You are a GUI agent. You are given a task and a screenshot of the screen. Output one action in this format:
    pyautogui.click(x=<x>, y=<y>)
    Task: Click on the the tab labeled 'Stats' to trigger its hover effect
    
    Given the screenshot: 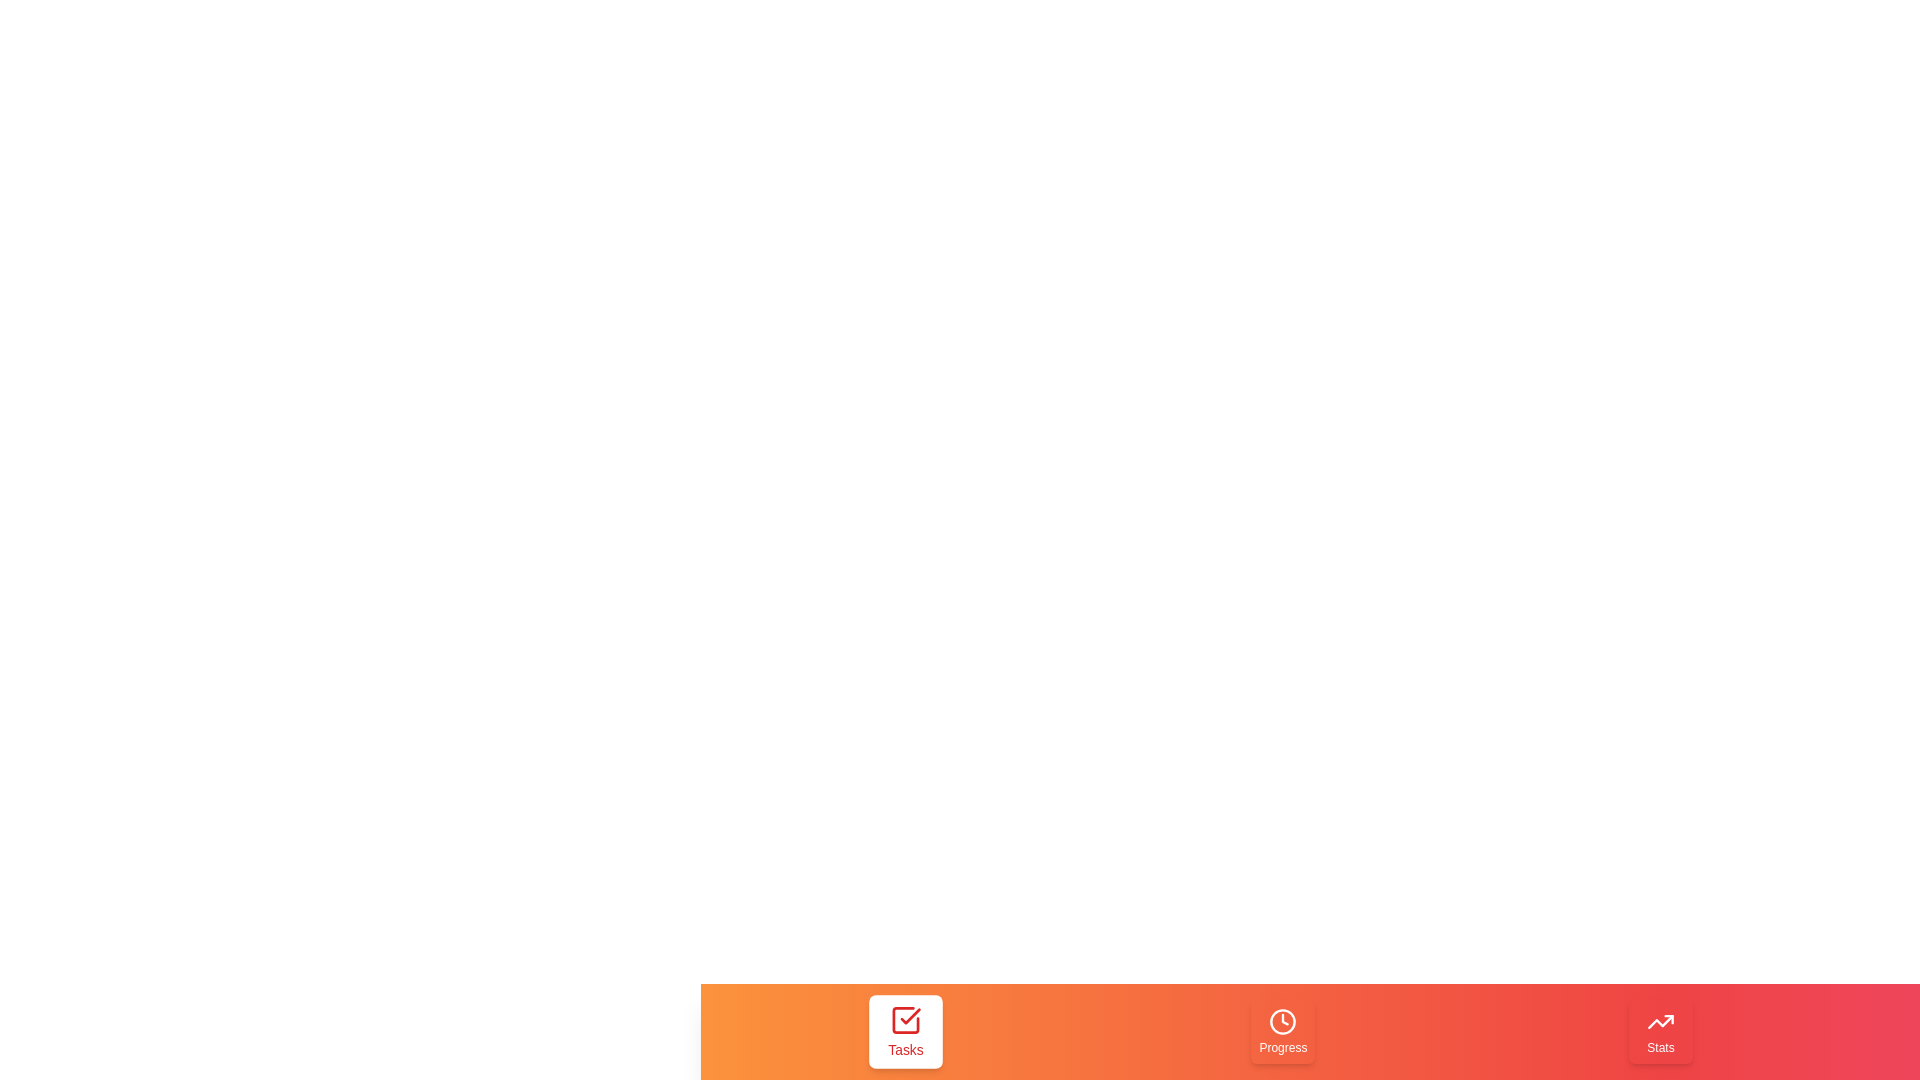 What is the action you would take?
    pyautogui.click(x=1660, y=1032)
    